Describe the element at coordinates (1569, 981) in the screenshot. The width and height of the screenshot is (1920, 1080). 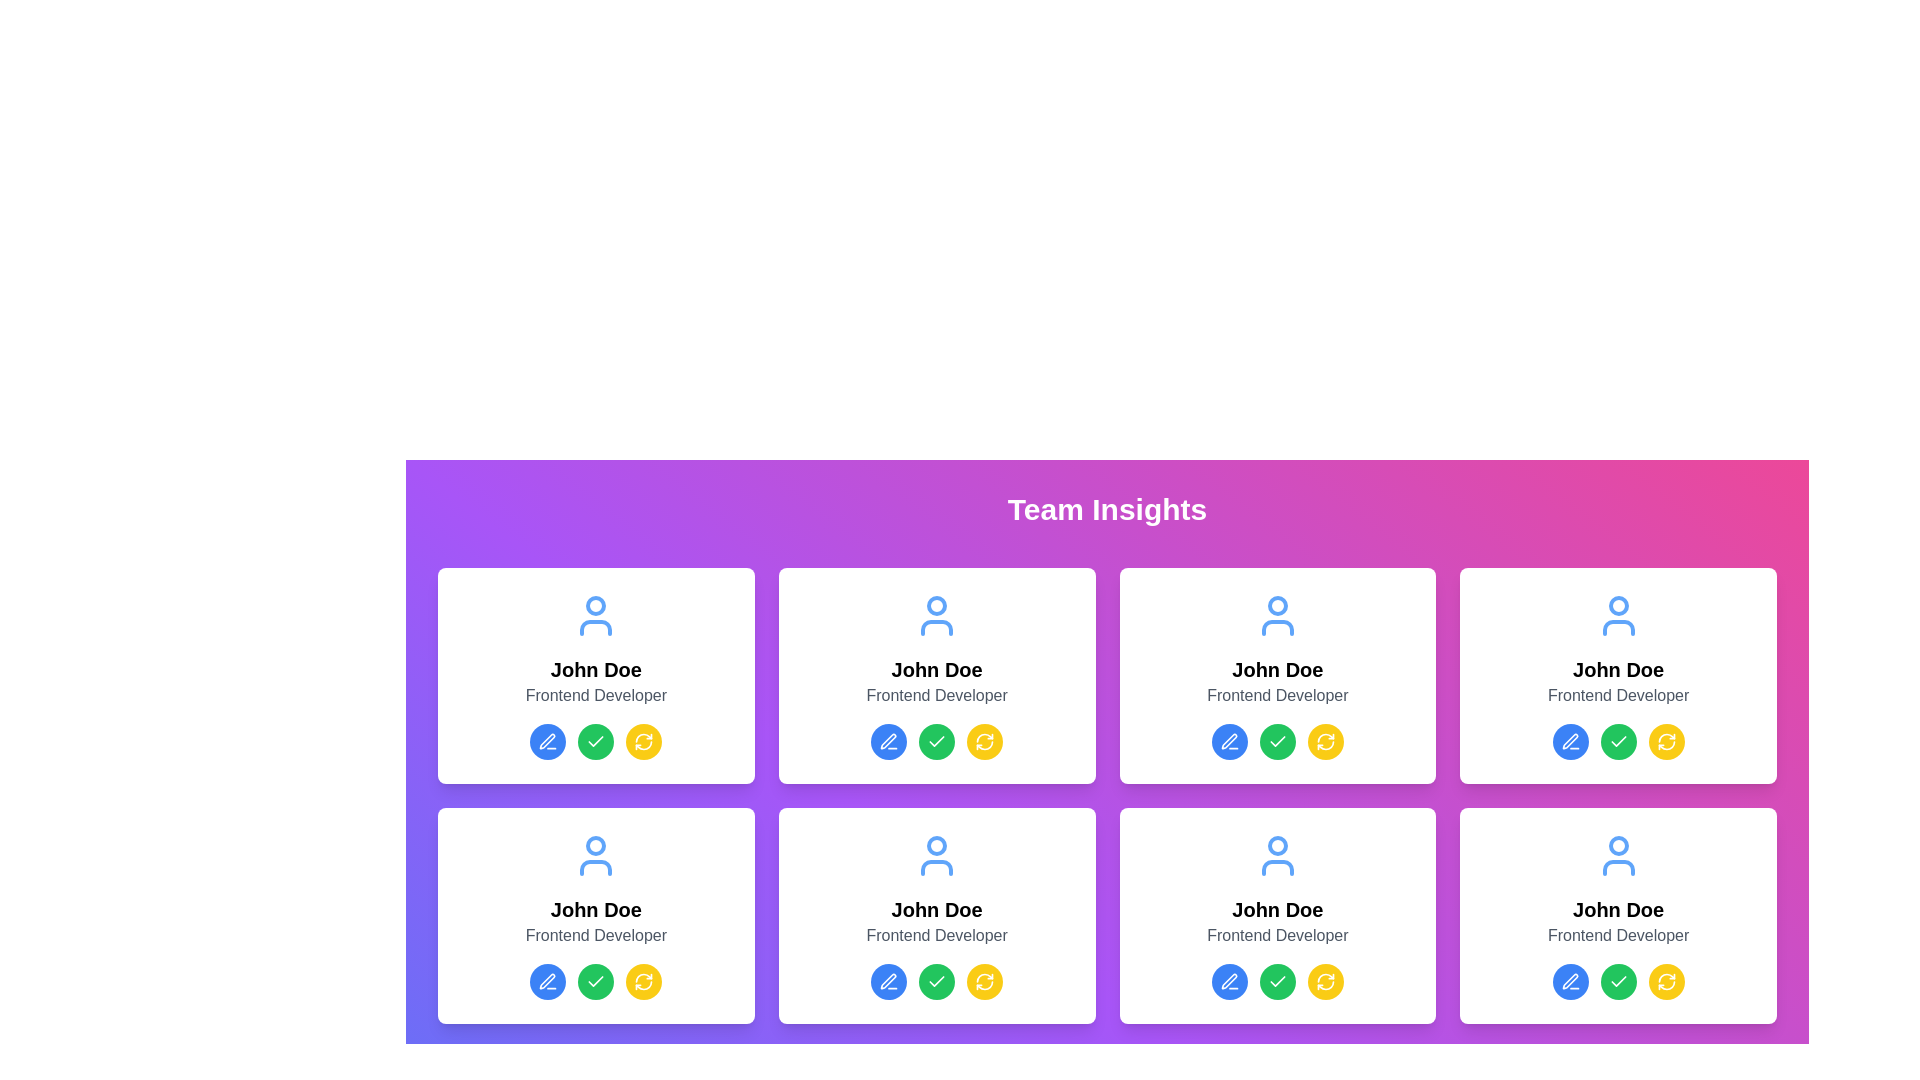
I see `the edit action button located in the bottom-left corner of the card in the fourth column of the second row` at that location.